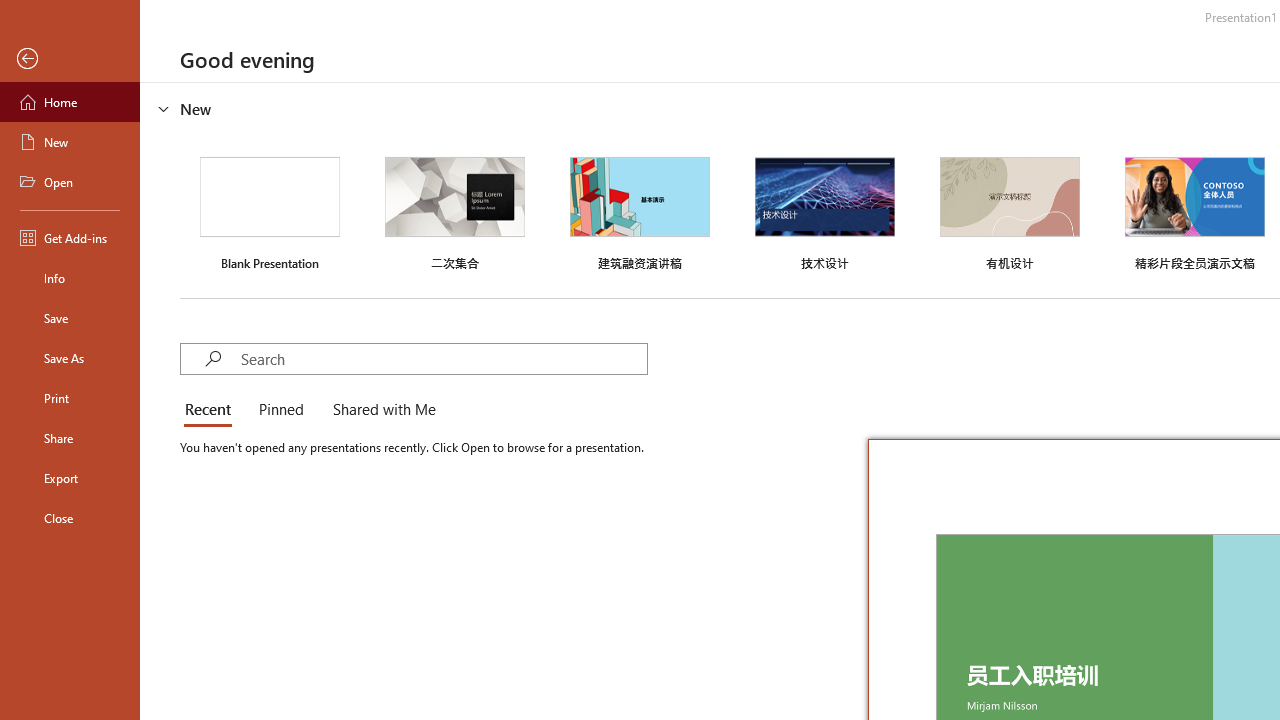  I want to click on 'Hide or show region', so click(164, 109).